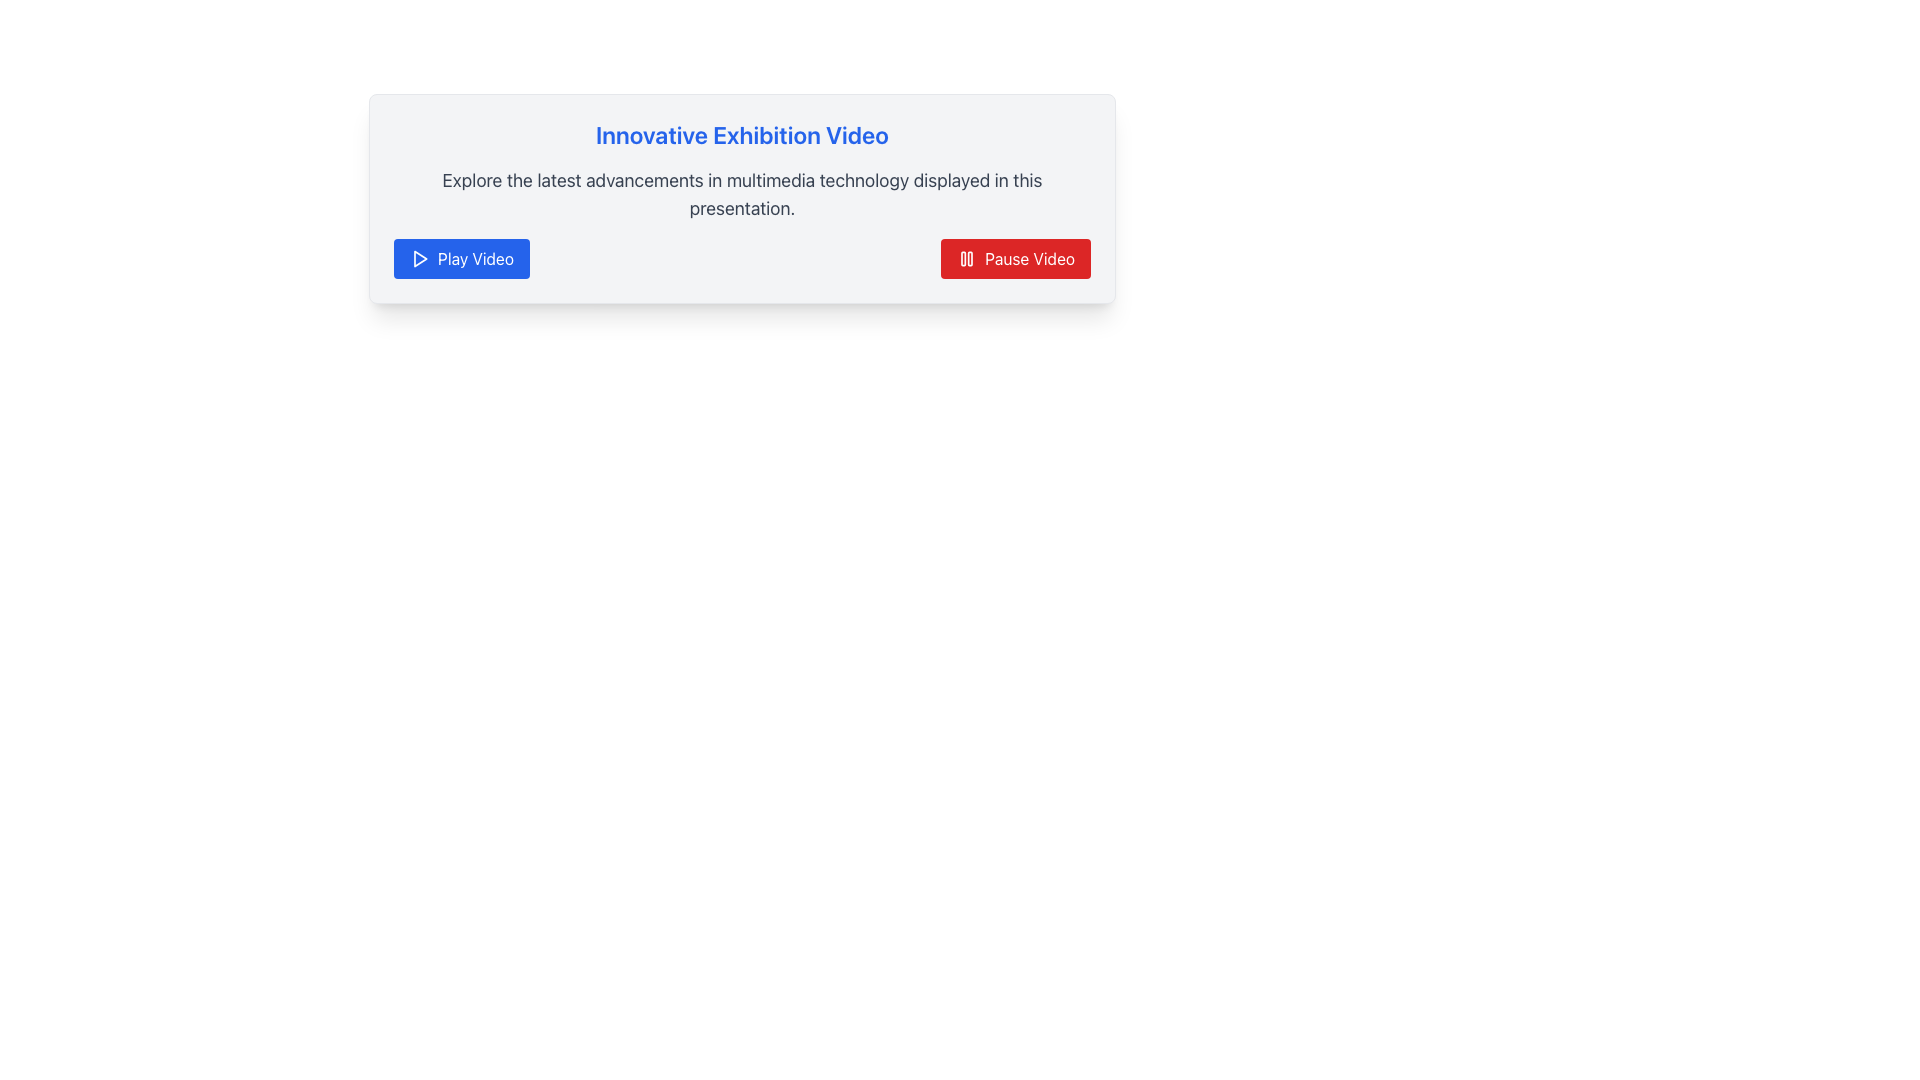 The image size is (1920, 1080). I want to click on the triangular play icon located in the center of the 'Play Video' button, which is beneath the 'Innovative Exhibition Video' text, so click(419, 257).